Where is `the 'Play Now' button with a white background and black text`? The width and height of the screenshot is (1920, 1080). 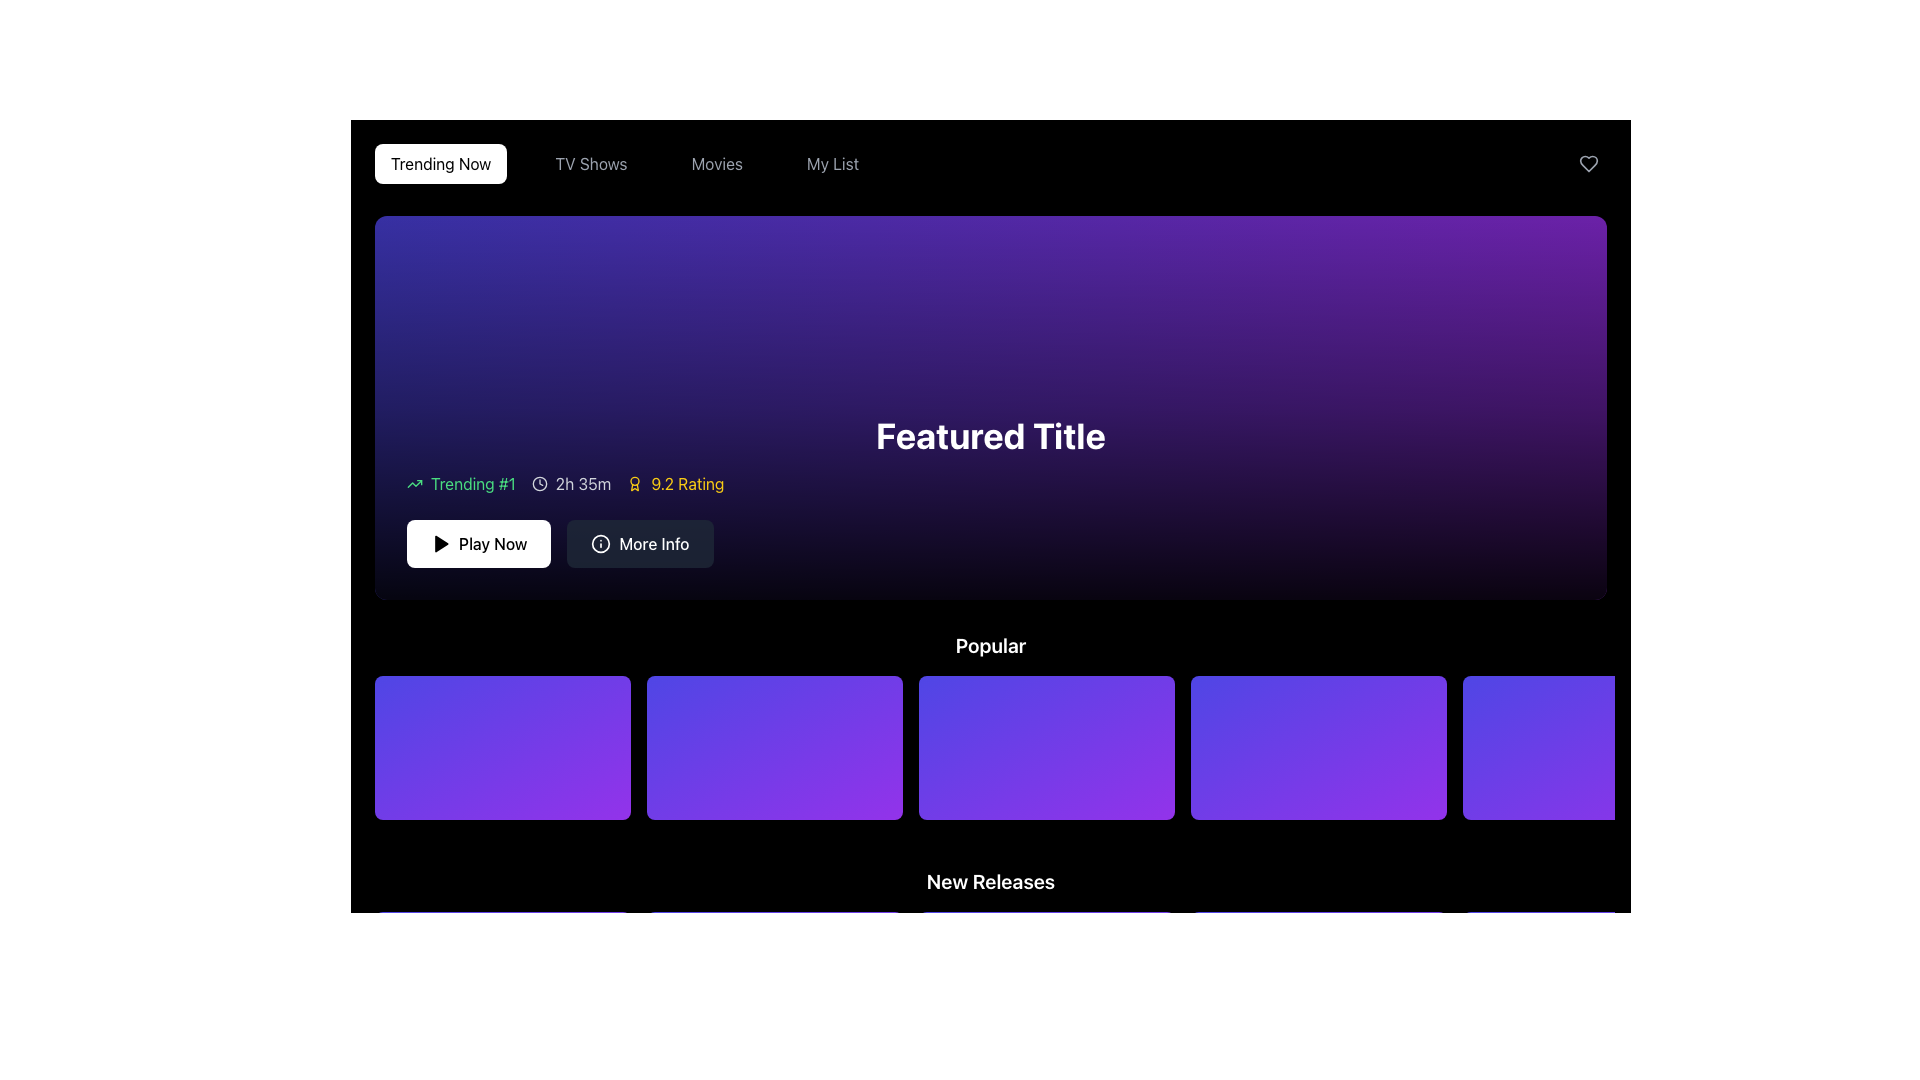 the 'Play Now' button with a white background and black text is located at coordinates (478, 543).